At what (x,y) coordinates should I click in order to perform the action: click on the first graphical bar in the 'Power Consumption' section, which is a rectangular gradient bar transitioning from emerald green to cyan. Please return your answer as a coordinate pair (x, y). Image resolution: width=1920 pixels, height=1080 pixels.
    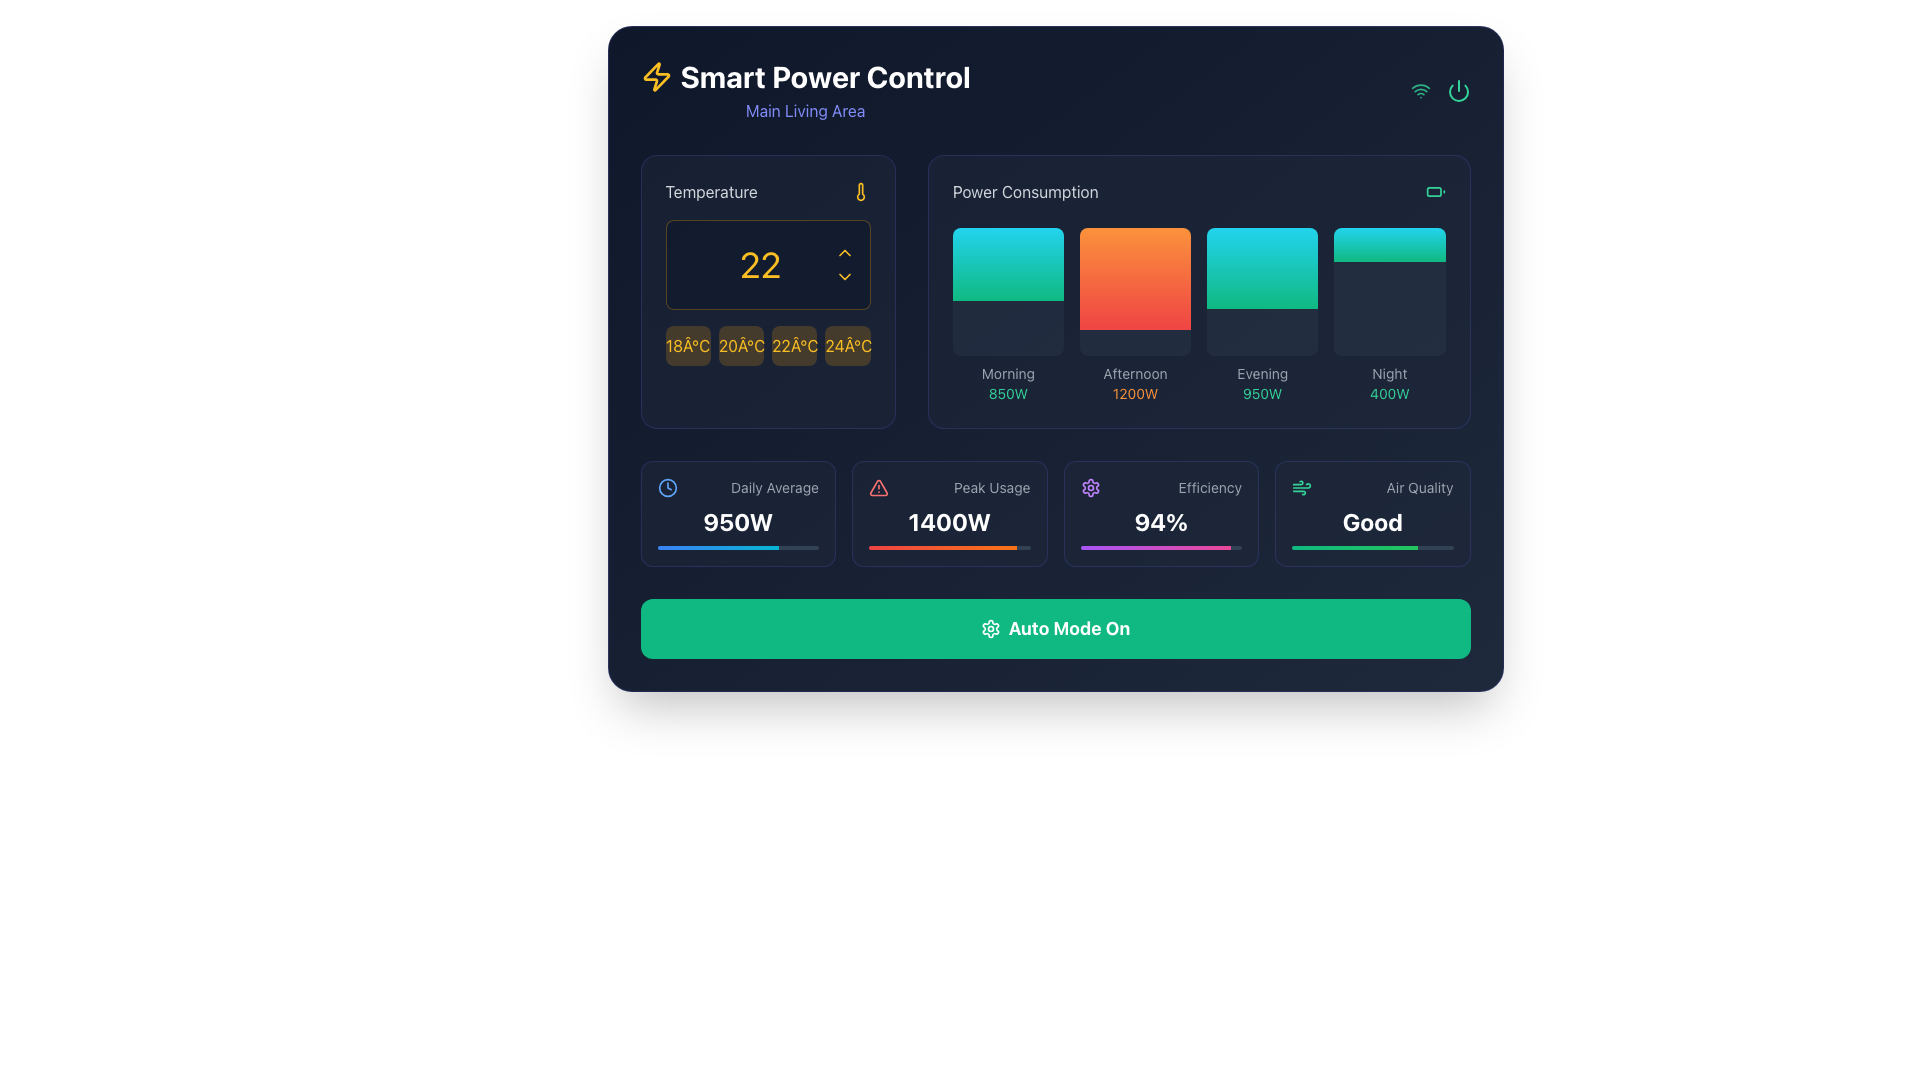
    Looking at the image, I should click on (1008, 263).